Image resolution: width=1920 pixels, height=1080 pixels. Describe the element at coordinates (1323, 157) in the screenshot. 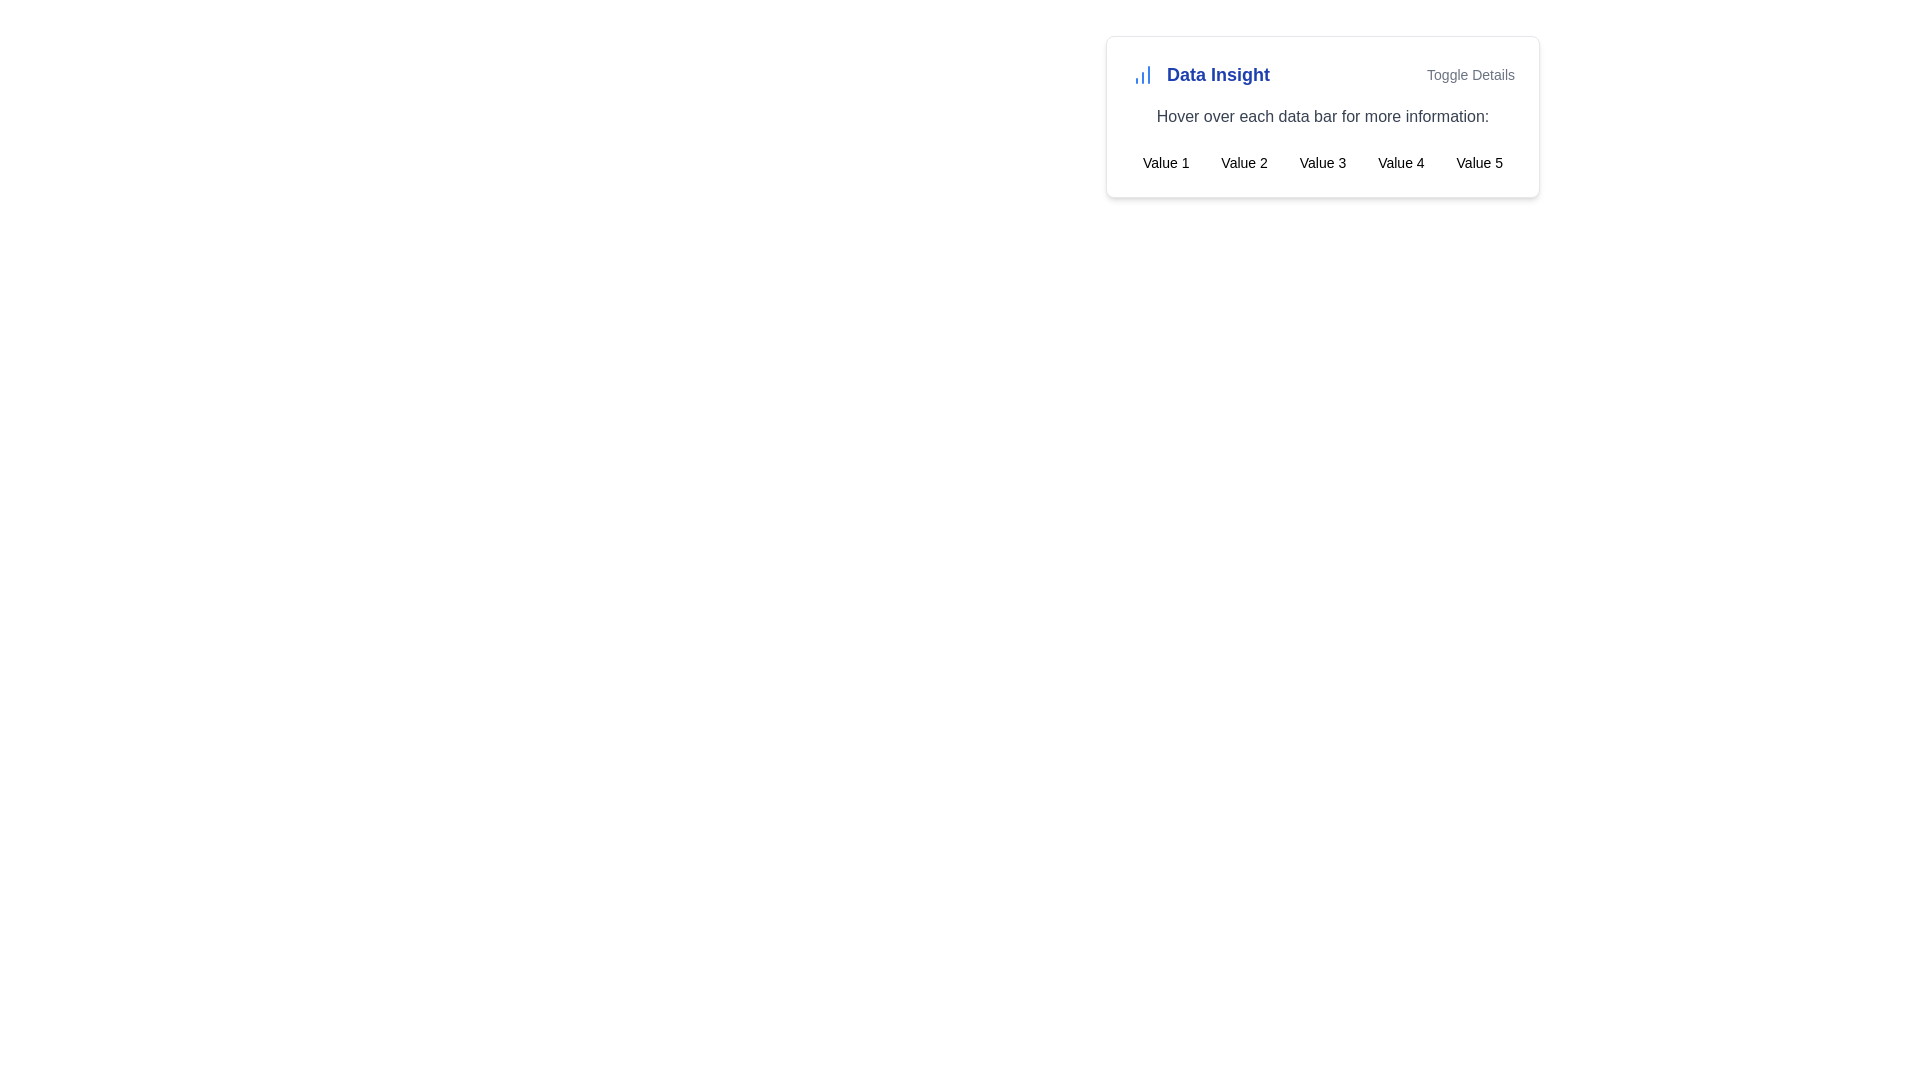

I see `the text label element that serves as a title for its associated data, located between 'Value 2' and 'Value 4' in a grid of five elements` at that location.